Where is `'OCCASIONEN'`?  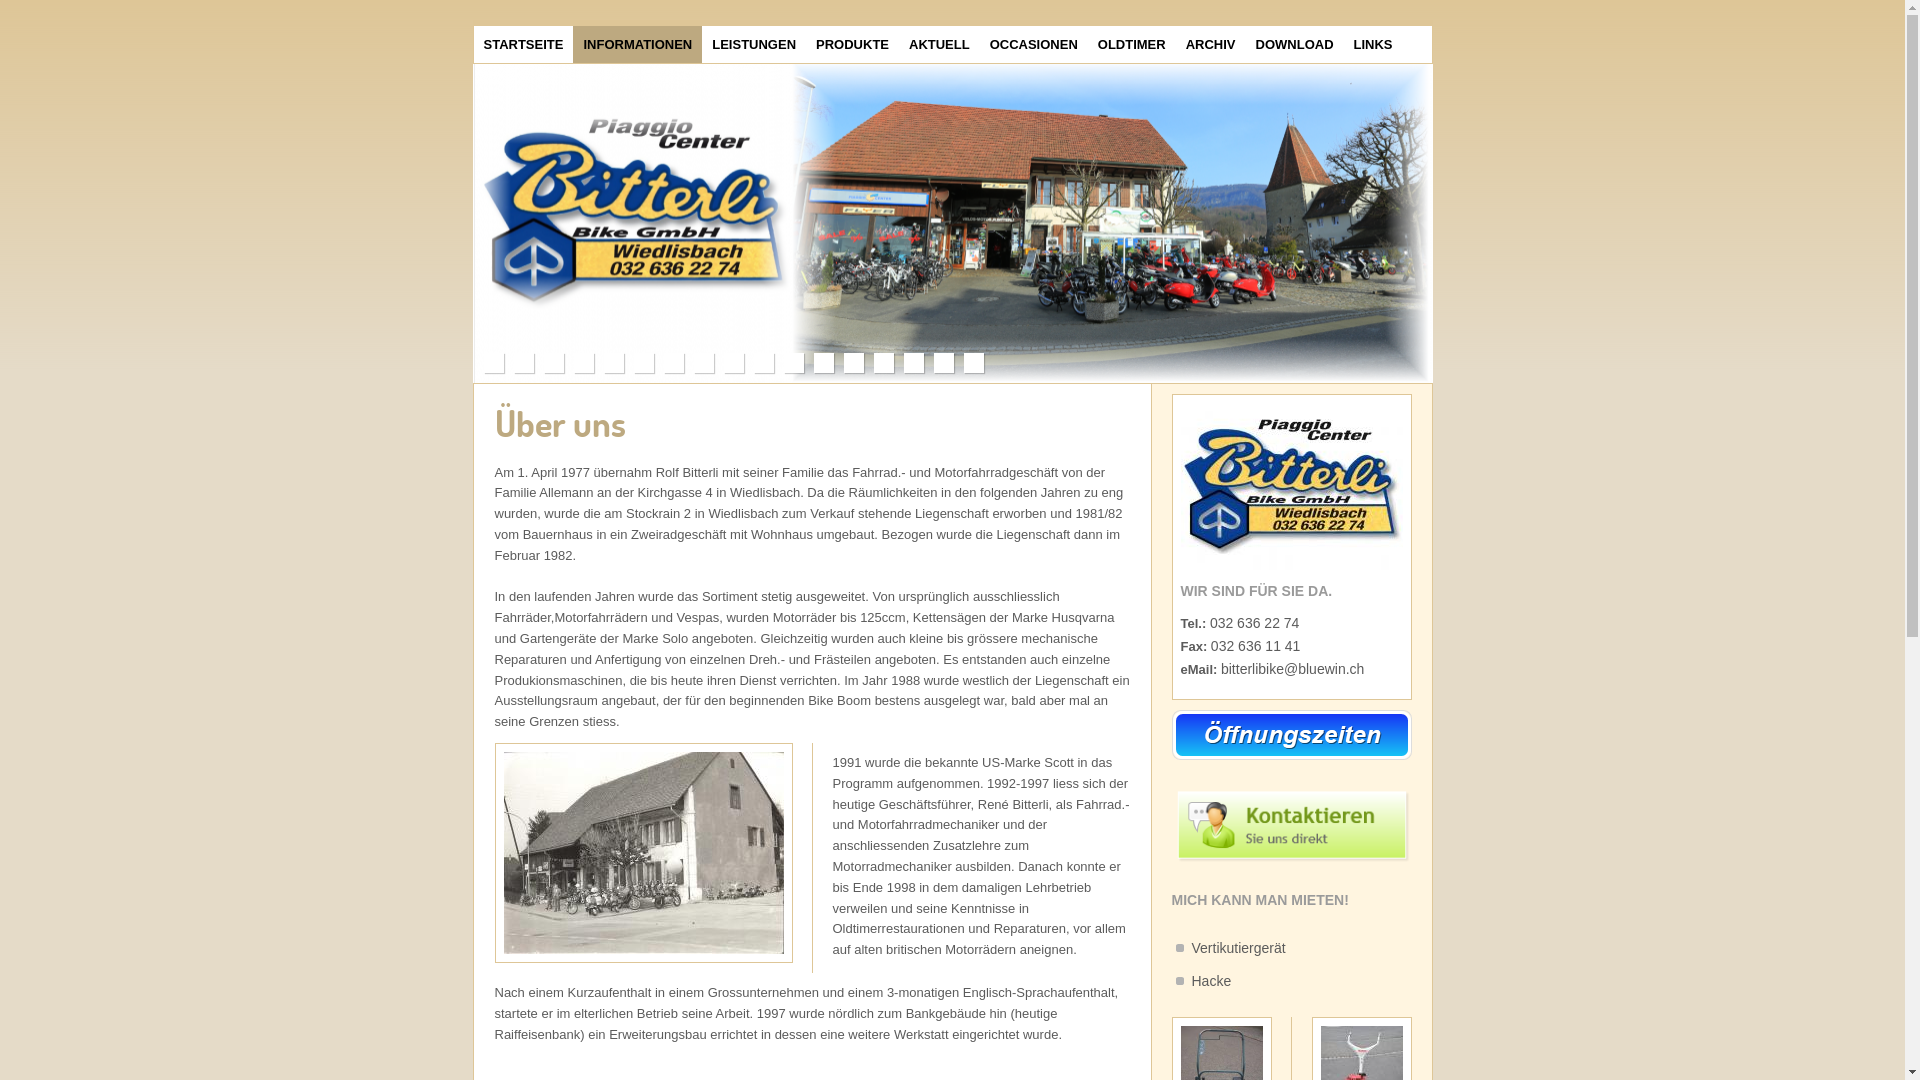
'OCCASIONEN' is located at coordinates (1033, 44).